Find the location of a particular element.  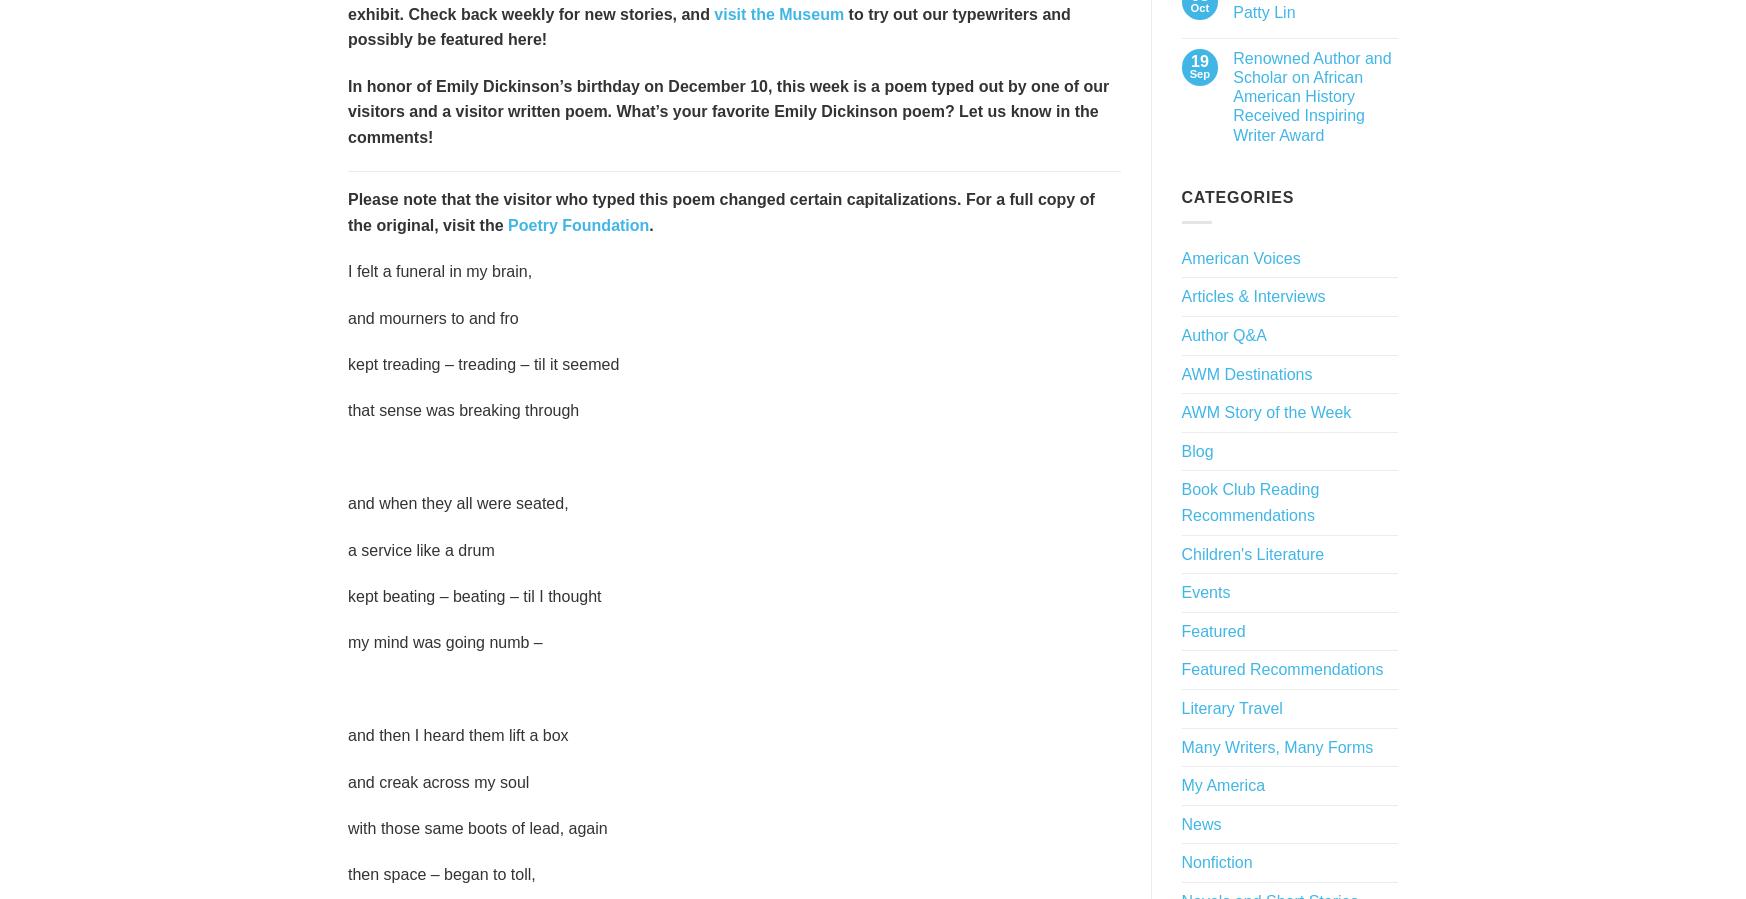

'then space – began to toll,' is located at coordinates (441, 874).